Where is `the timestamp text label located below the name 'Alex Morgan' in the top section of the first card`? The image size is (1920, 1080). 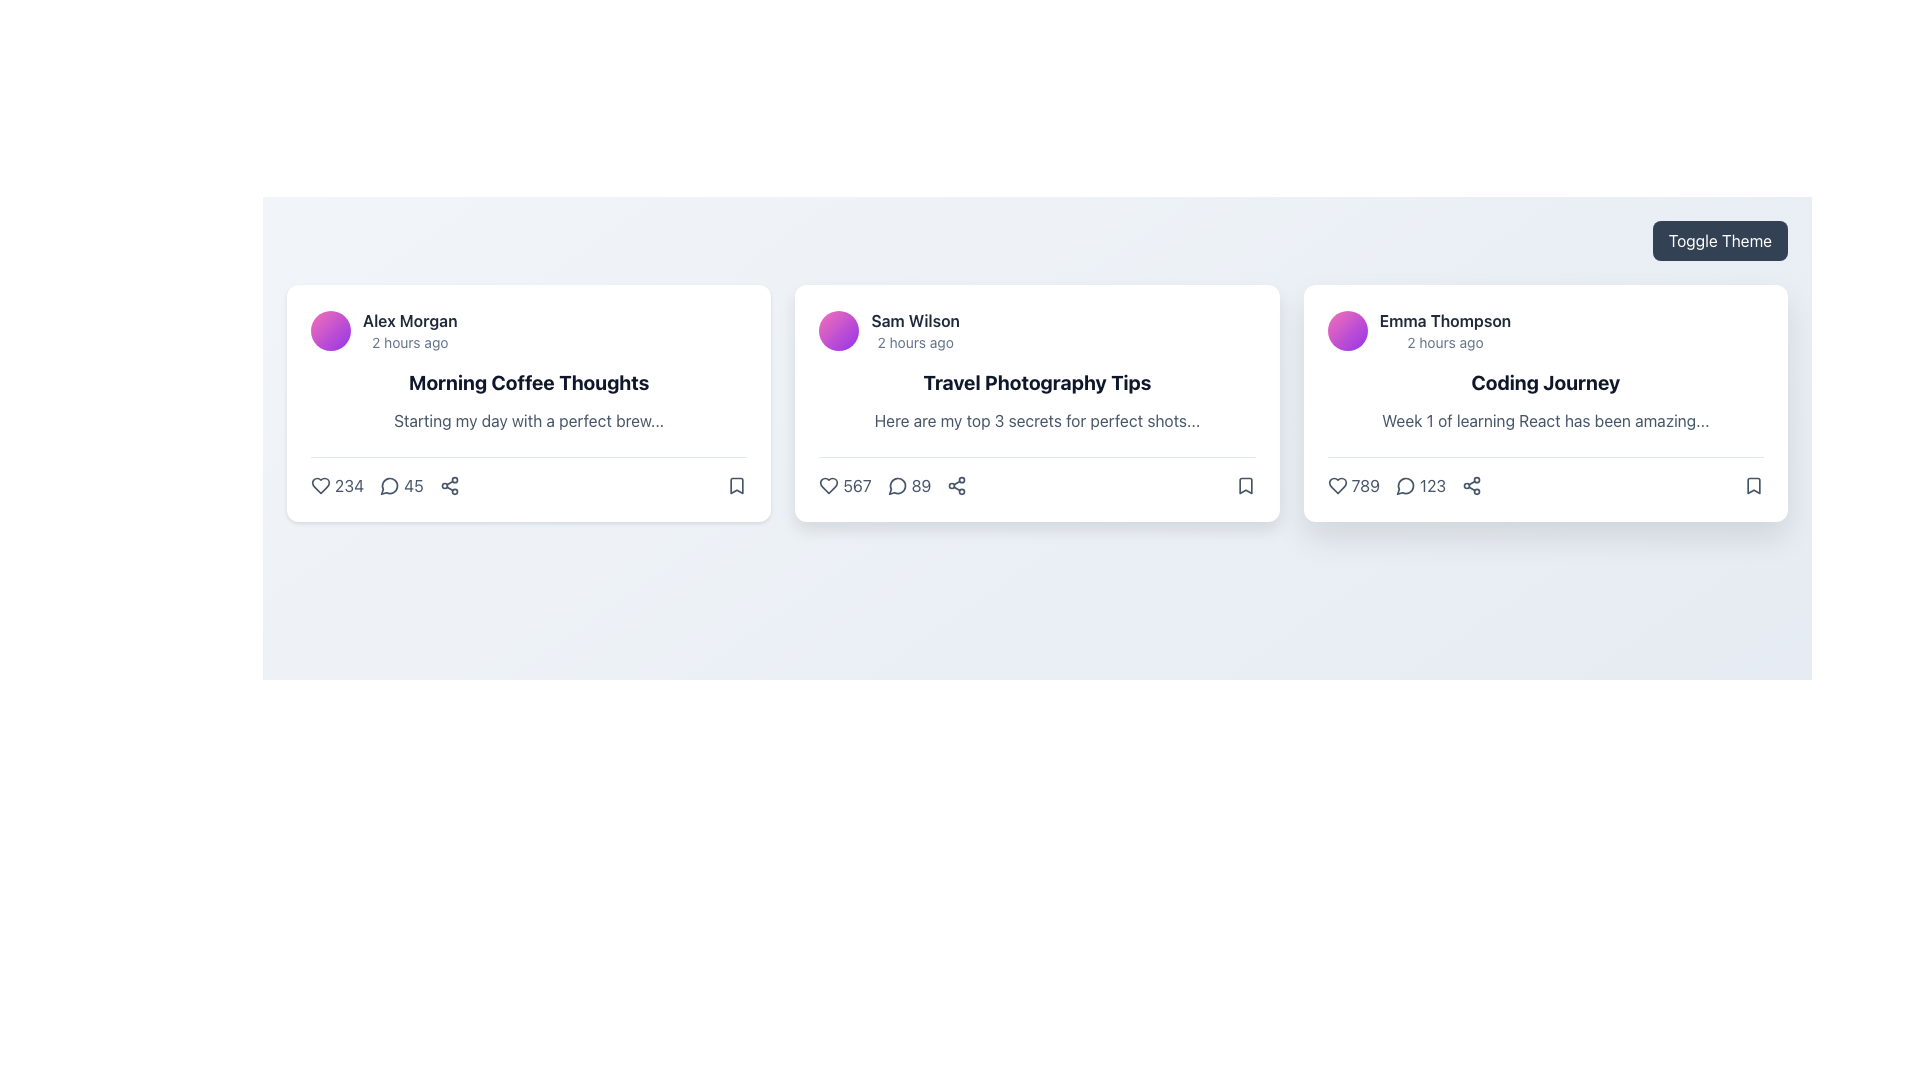 the timestamp text label located below the name 'Alex Morgan' in the top section of the first card is located at coordinates (409, 342).